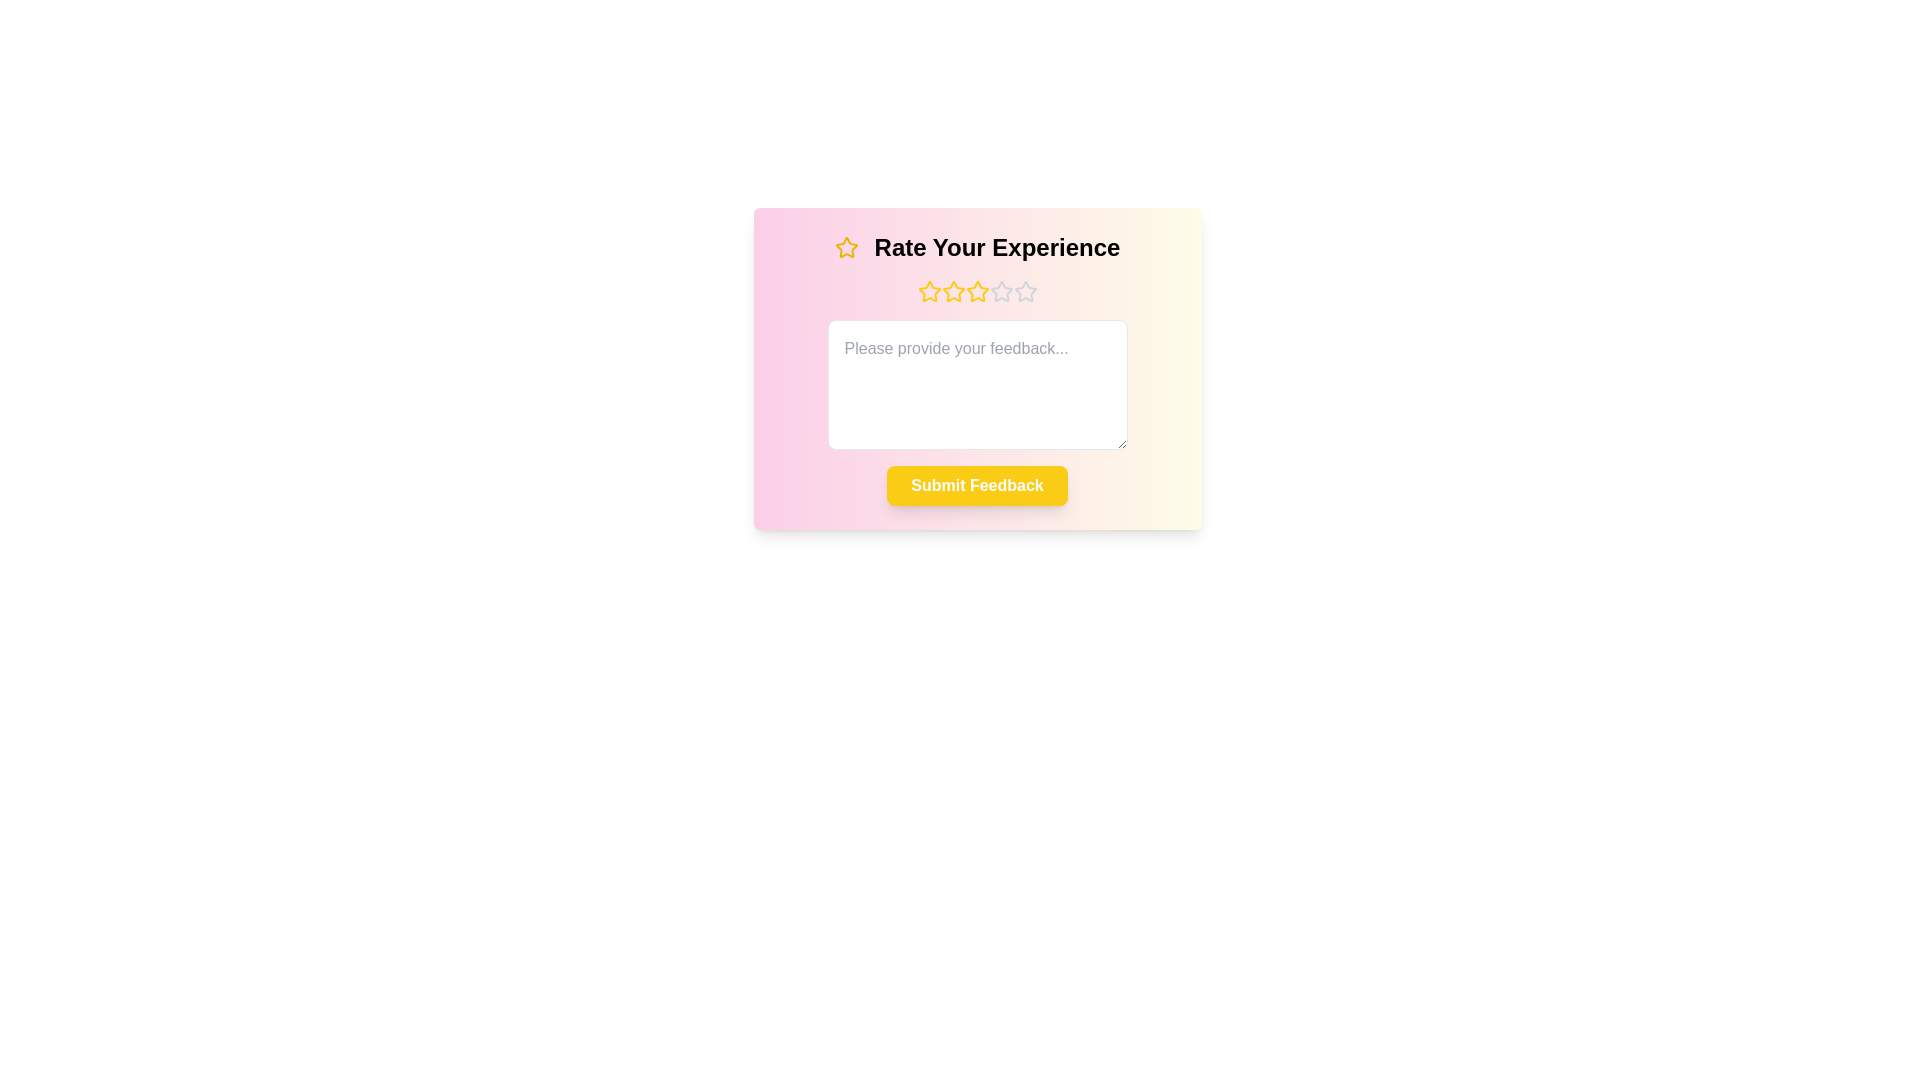  What do you see at coordinates (977, 292) in the screenshot?
I see `the rating to 3 stars by clicking on the corresponding star` at bounding box center [977, 292].